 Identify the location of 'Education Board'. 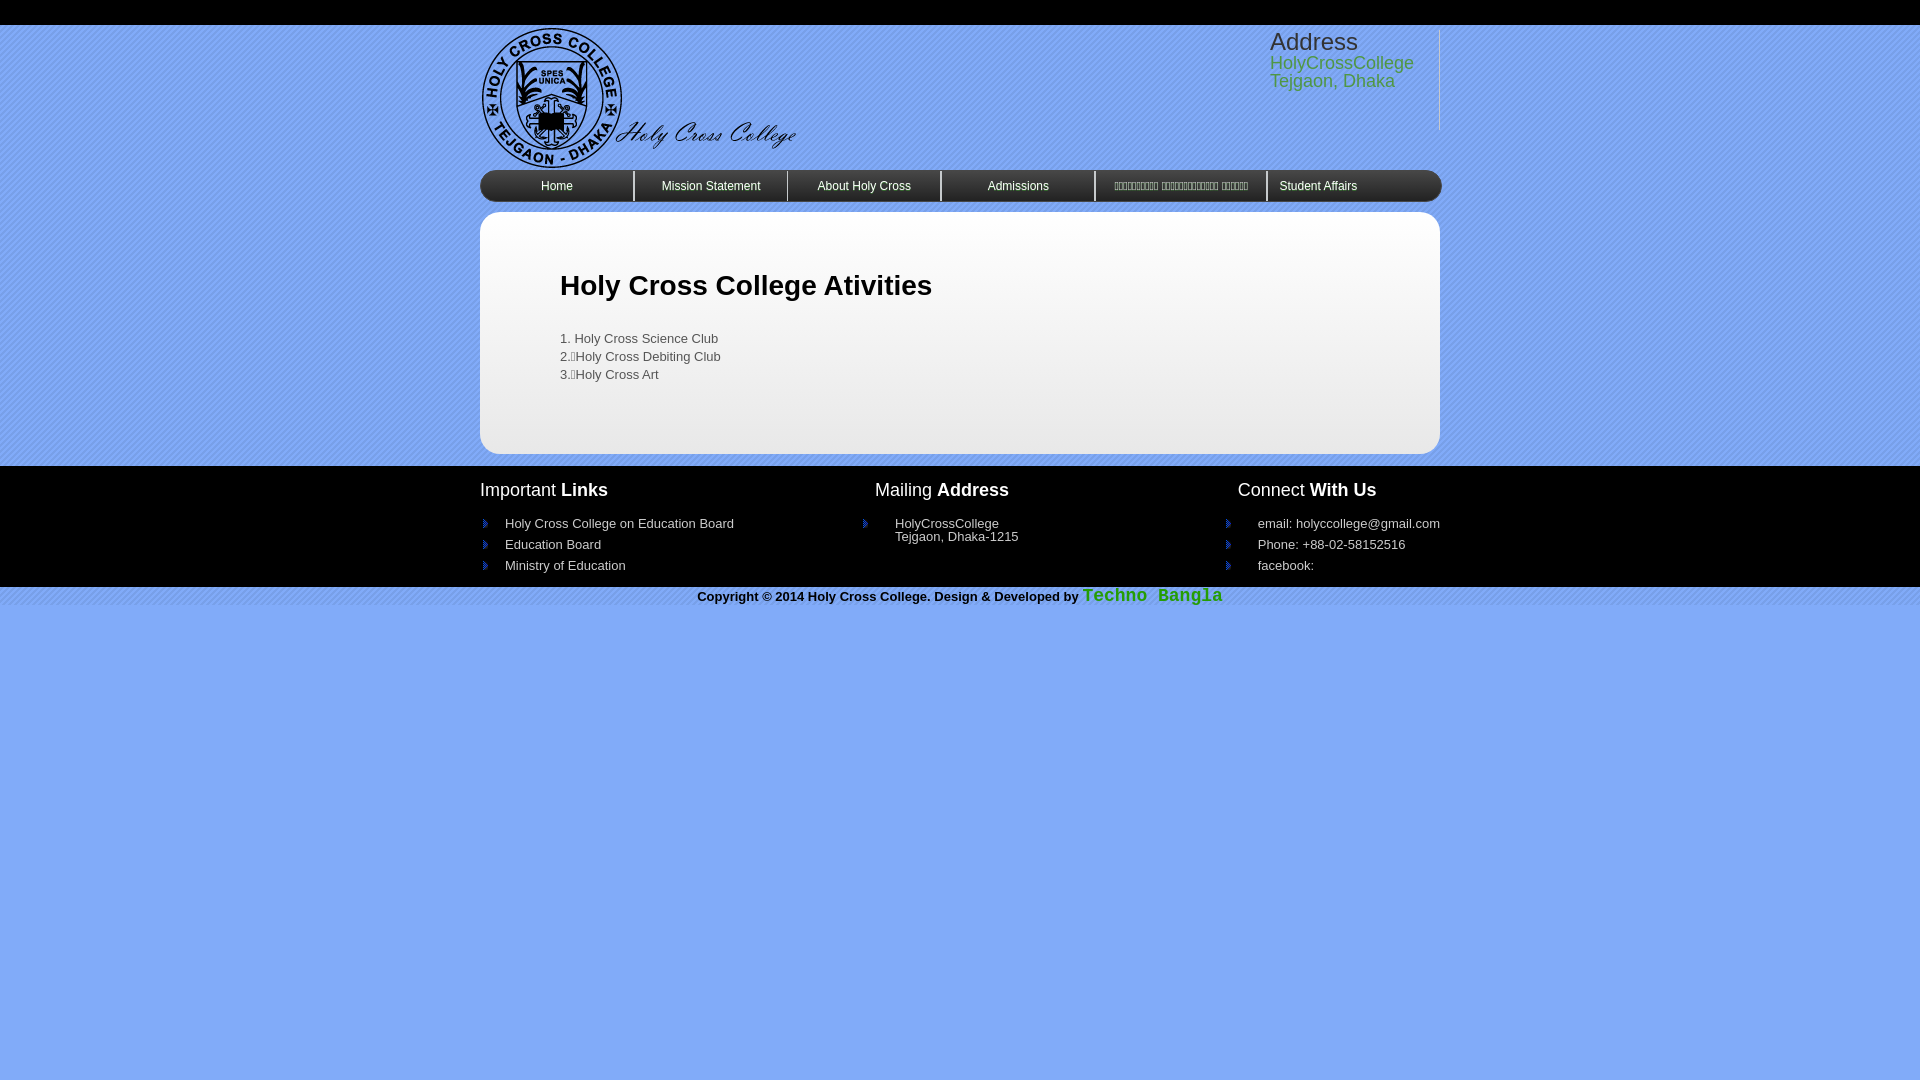
(494, 540).